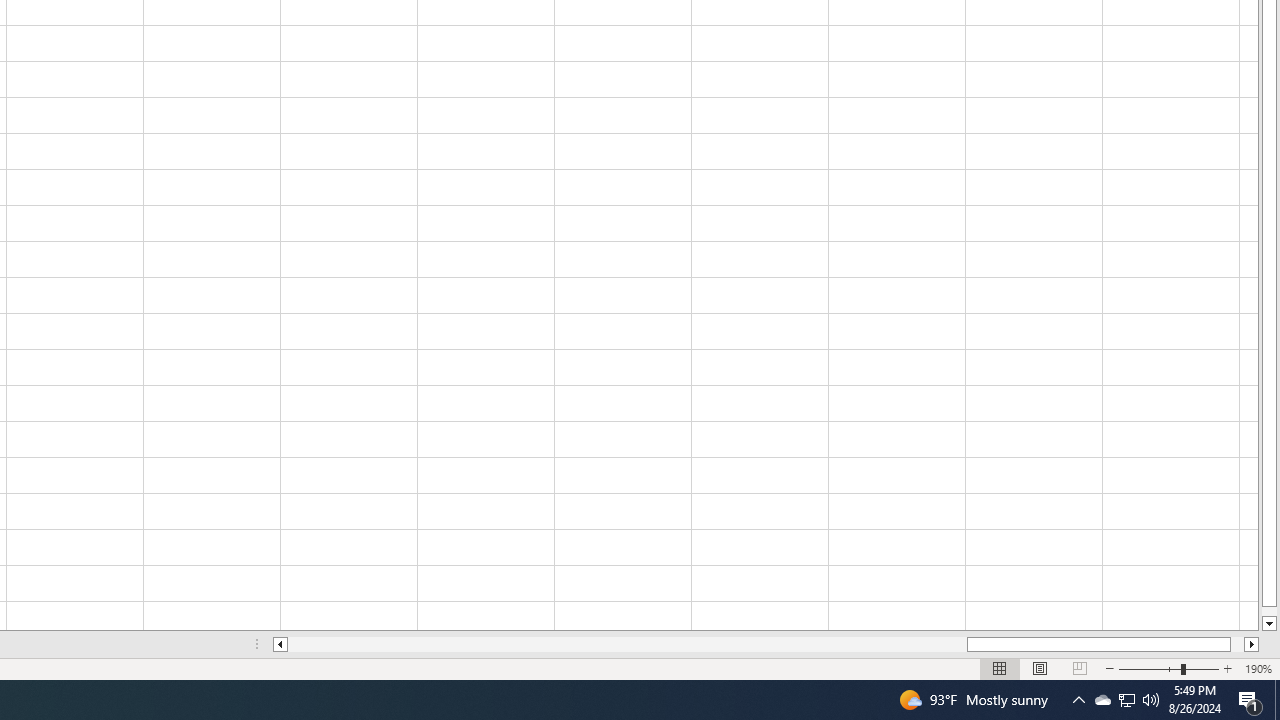 This screenshot has height=720, width=1280. Describe the element at coordinates (1268, 610) in the screenshot. I see `'Page down'` at that location.